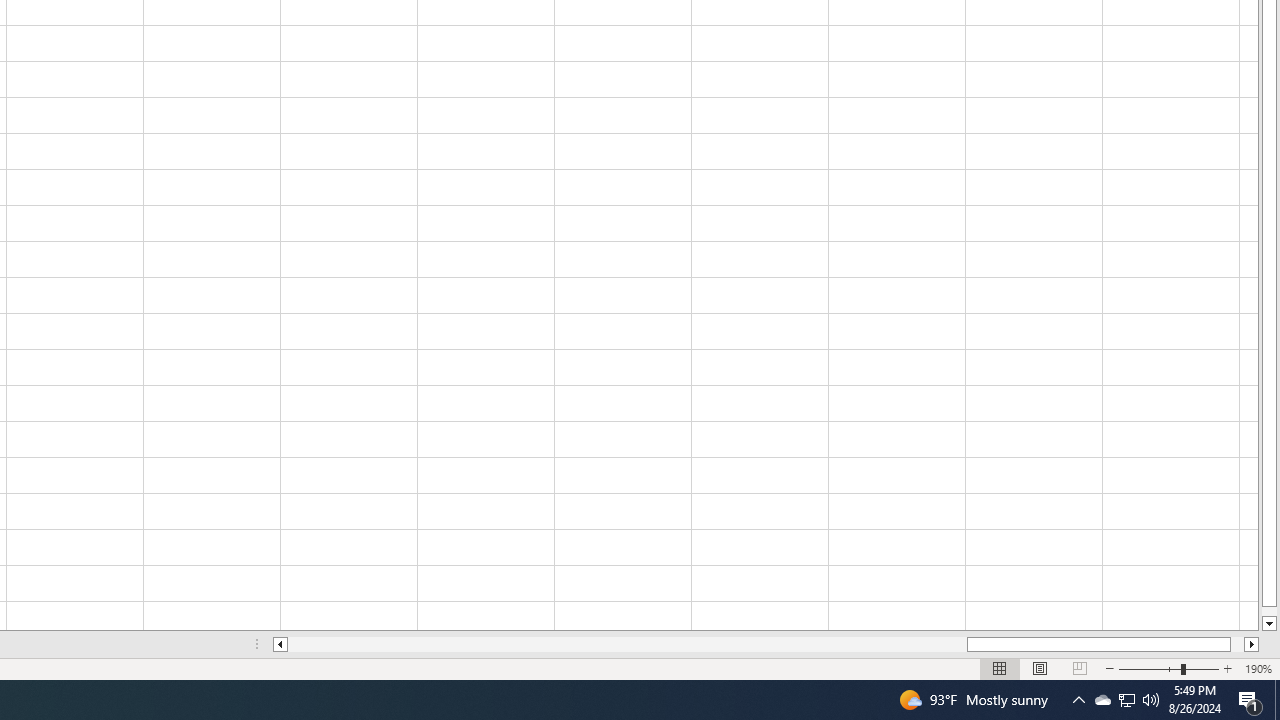 This screenshot has height=720, width=1280. Describe the element at coordinates (1268, 610) in the screenshot. I see `'Page down'` at that location.